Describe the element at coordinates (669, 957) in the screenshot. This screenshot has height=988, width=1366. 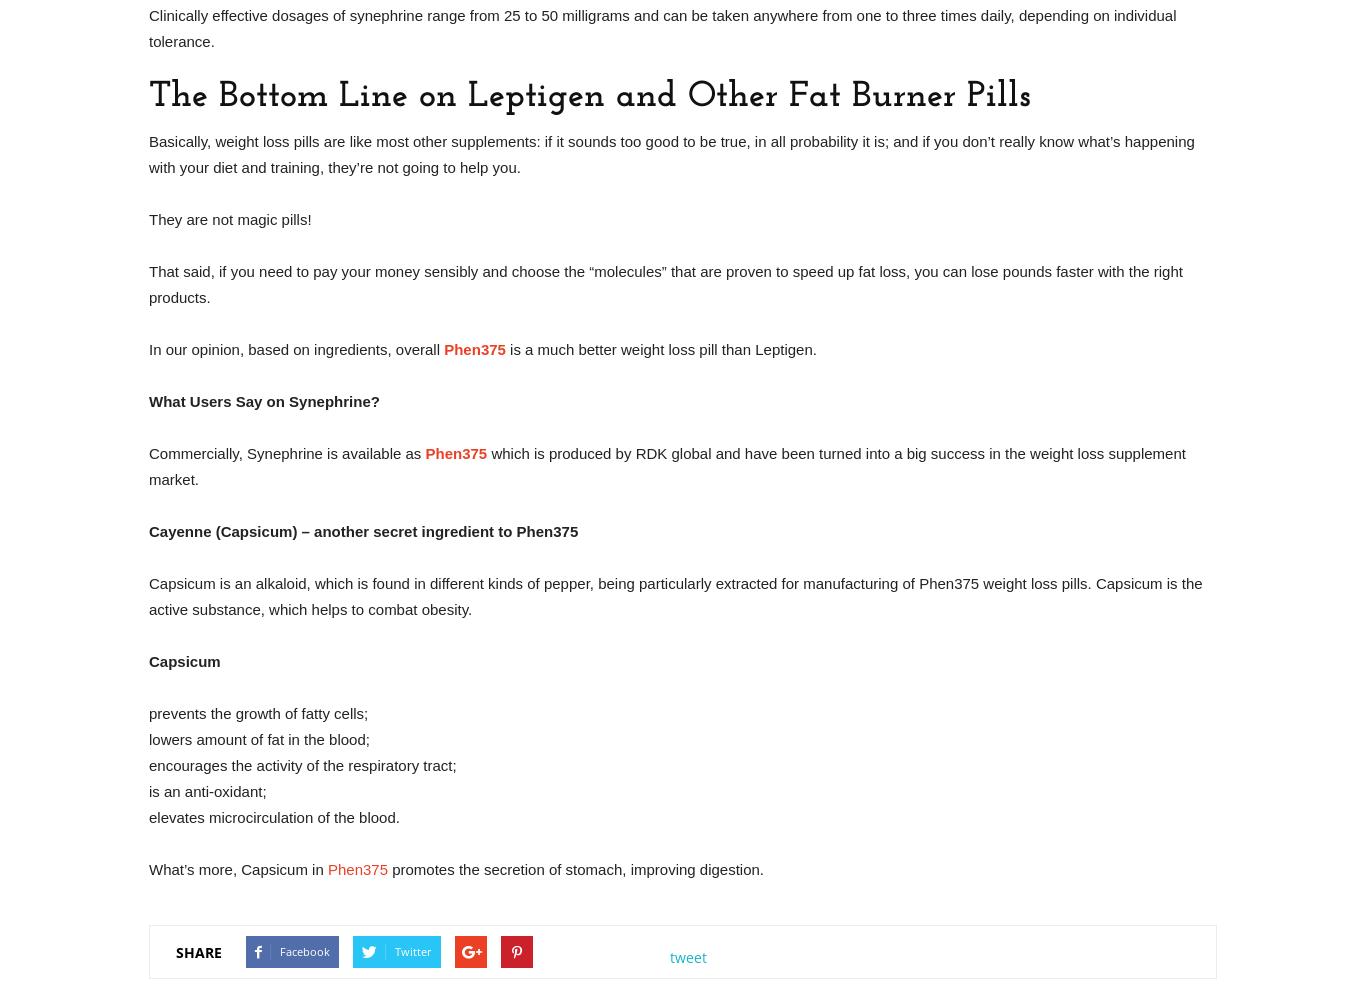
I see `'tweet'` at that location.